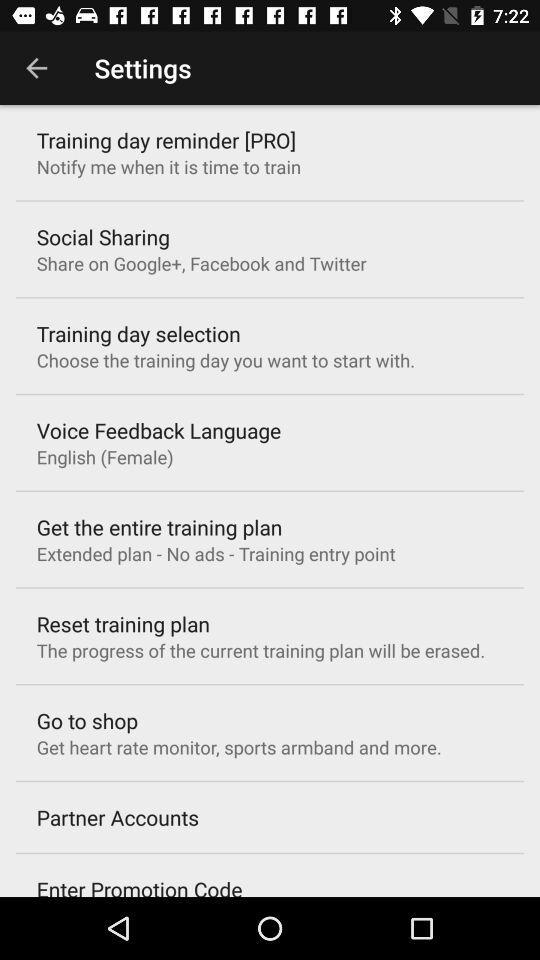 The image size is (540, 960). What do you see at coordinates (215, 553) in the screenshot?
I see `extended plan no` at bounding box center [215, 553].